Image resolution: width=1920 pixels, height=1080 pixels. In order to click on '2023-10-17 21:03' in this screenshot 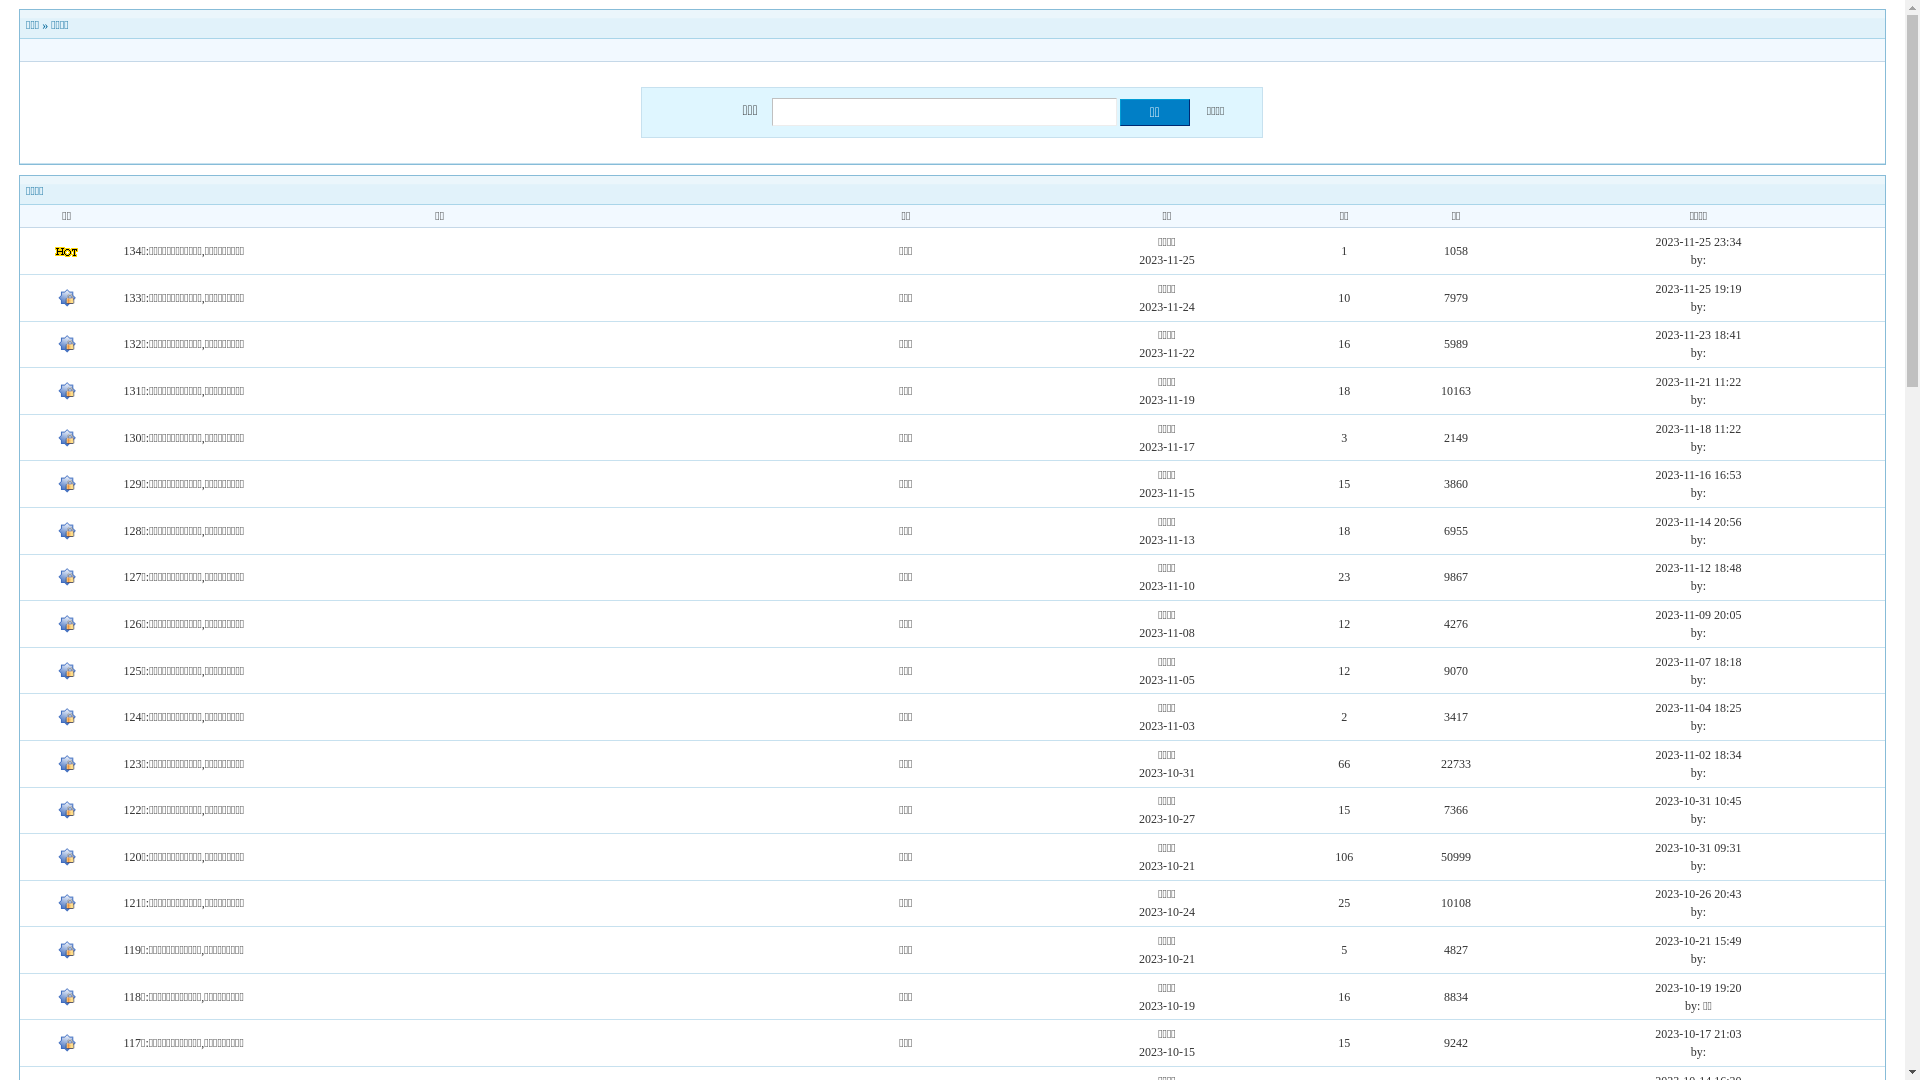, I will do `click(1697, 1033)`.